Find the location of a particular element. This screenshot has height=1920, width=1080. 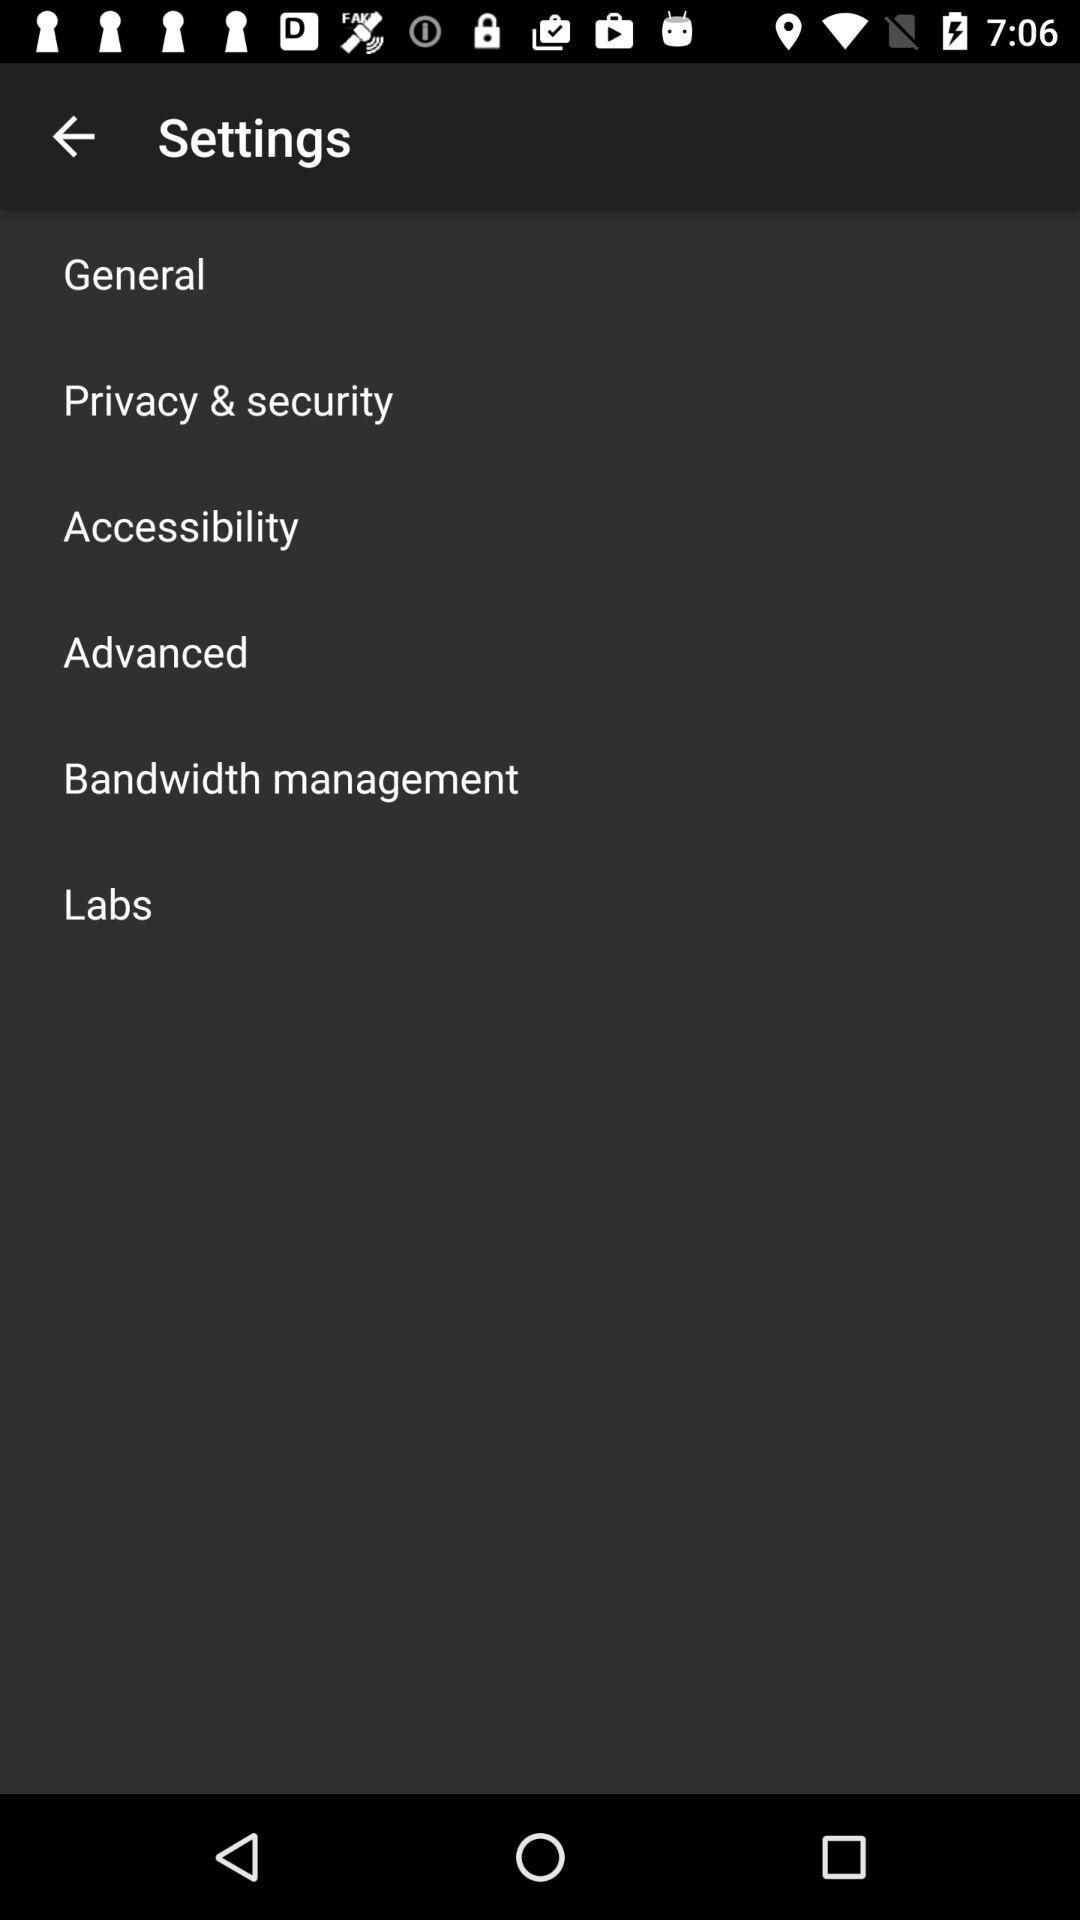

the bandwidth management app is located at coordinates (290, 776).